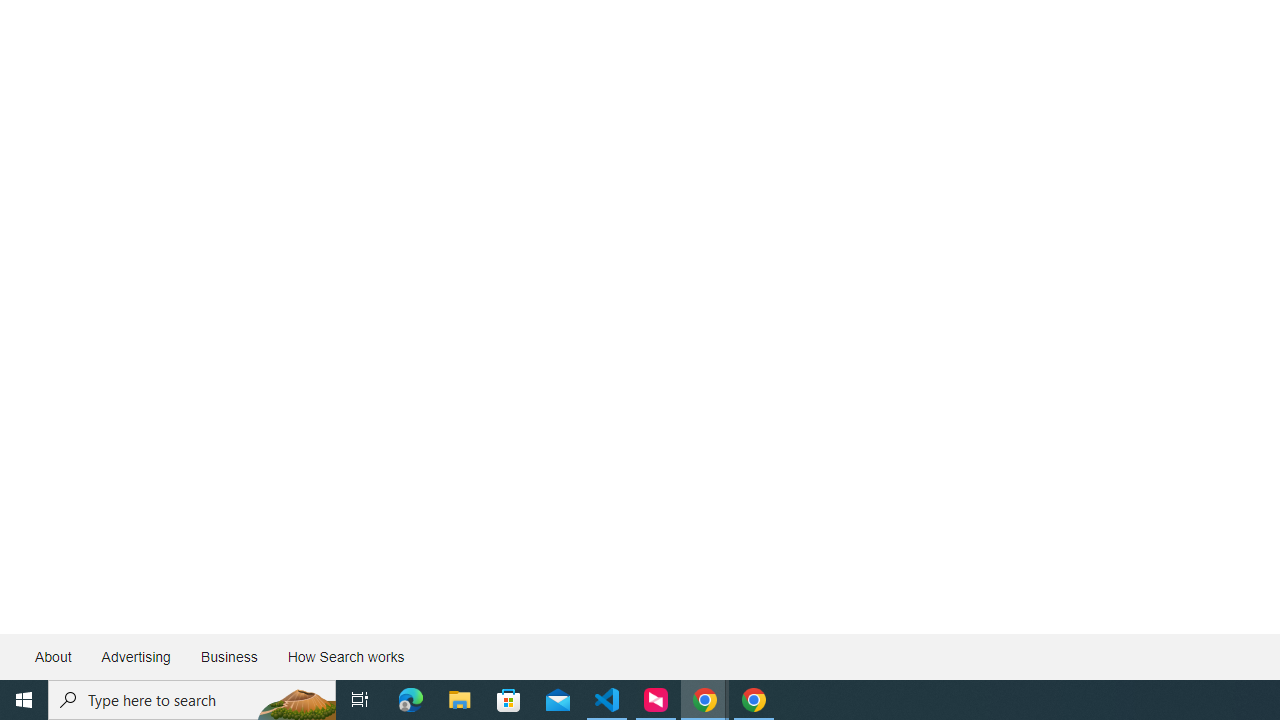 The width and height of the screenshot is (1280, 720). What do you see at coordinates (345, 657) in the screenshot?
I see `'How Search works'` at bounding box center [345, 657].